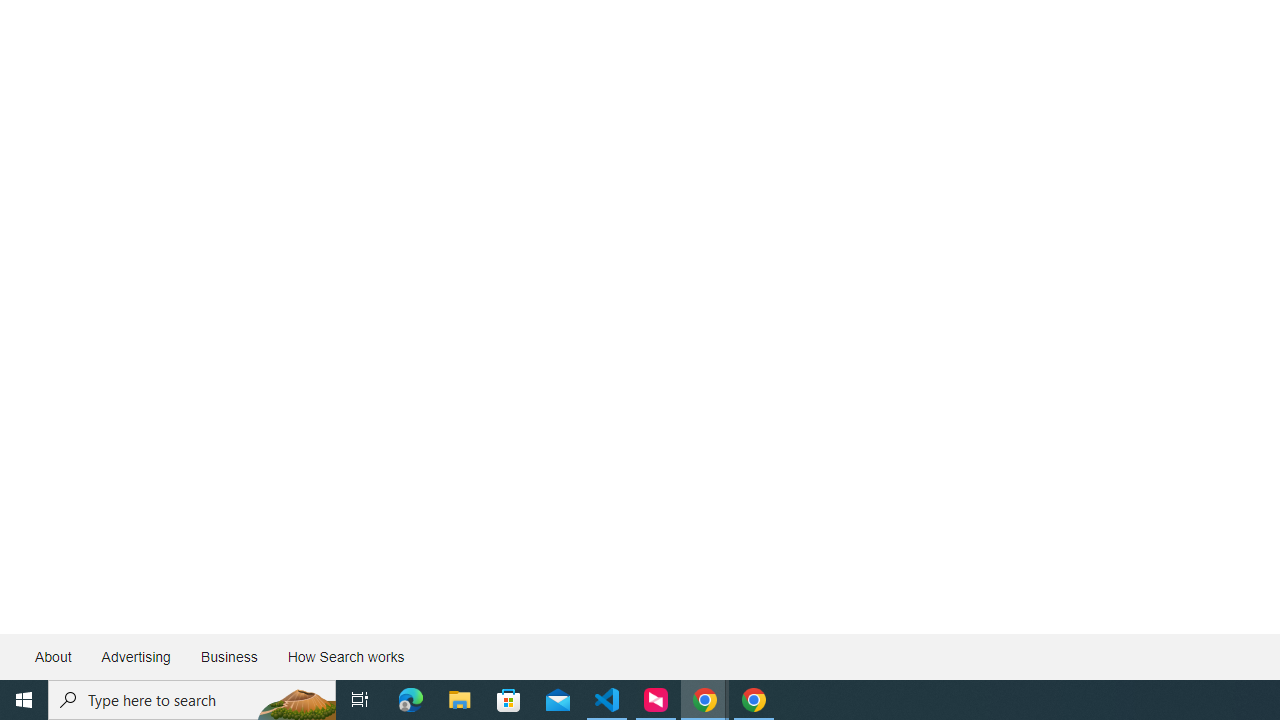 The width and height of the screenshot is (1280, 720). What do you see at coordinates (345, 657) in the screenshot?
I see `'How Search works'` at bounding box center [345, 657].